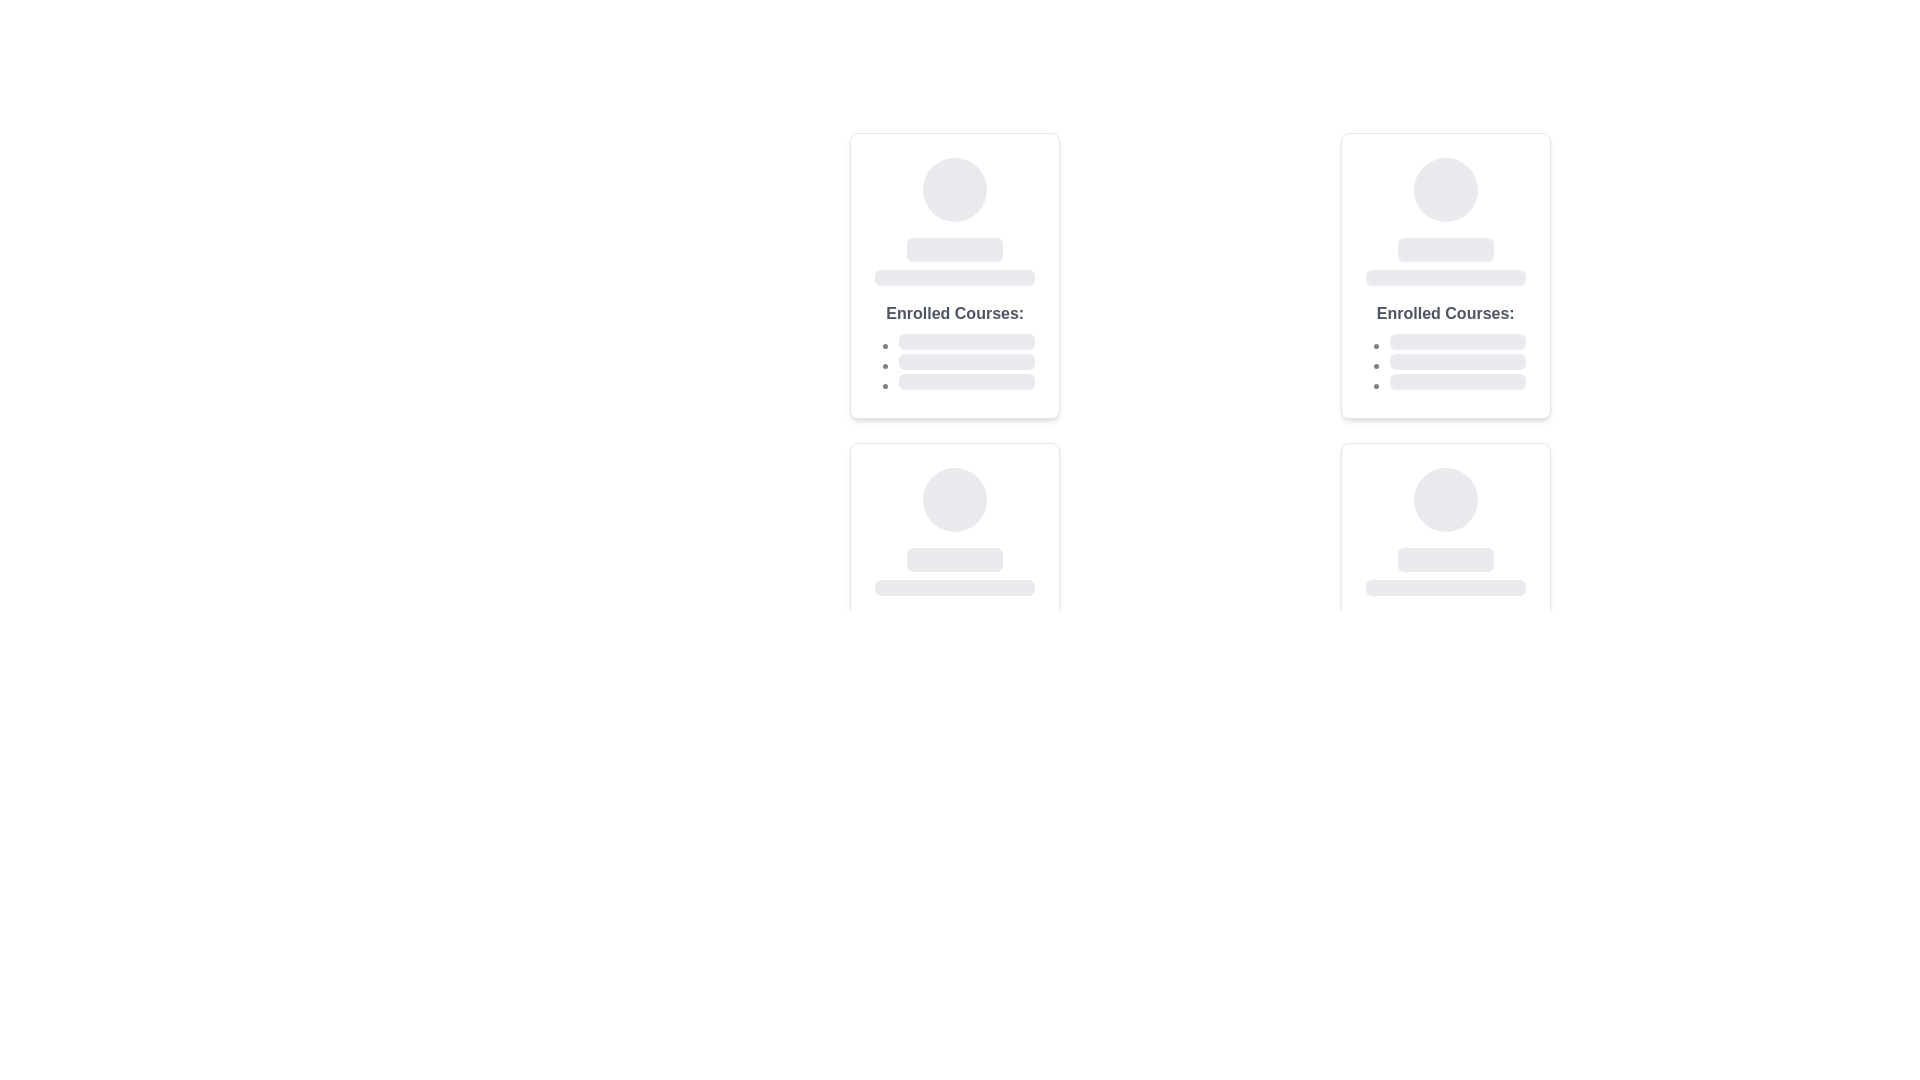 Image resolution: width=1920 pixels, height=1080 pixels. What do you see at coordinates (1445, 585) in the screenshot?
I see `the last card component in the grid layout, which serves as a placeholder for user profile or course information` at bounding box center [1445, 585].